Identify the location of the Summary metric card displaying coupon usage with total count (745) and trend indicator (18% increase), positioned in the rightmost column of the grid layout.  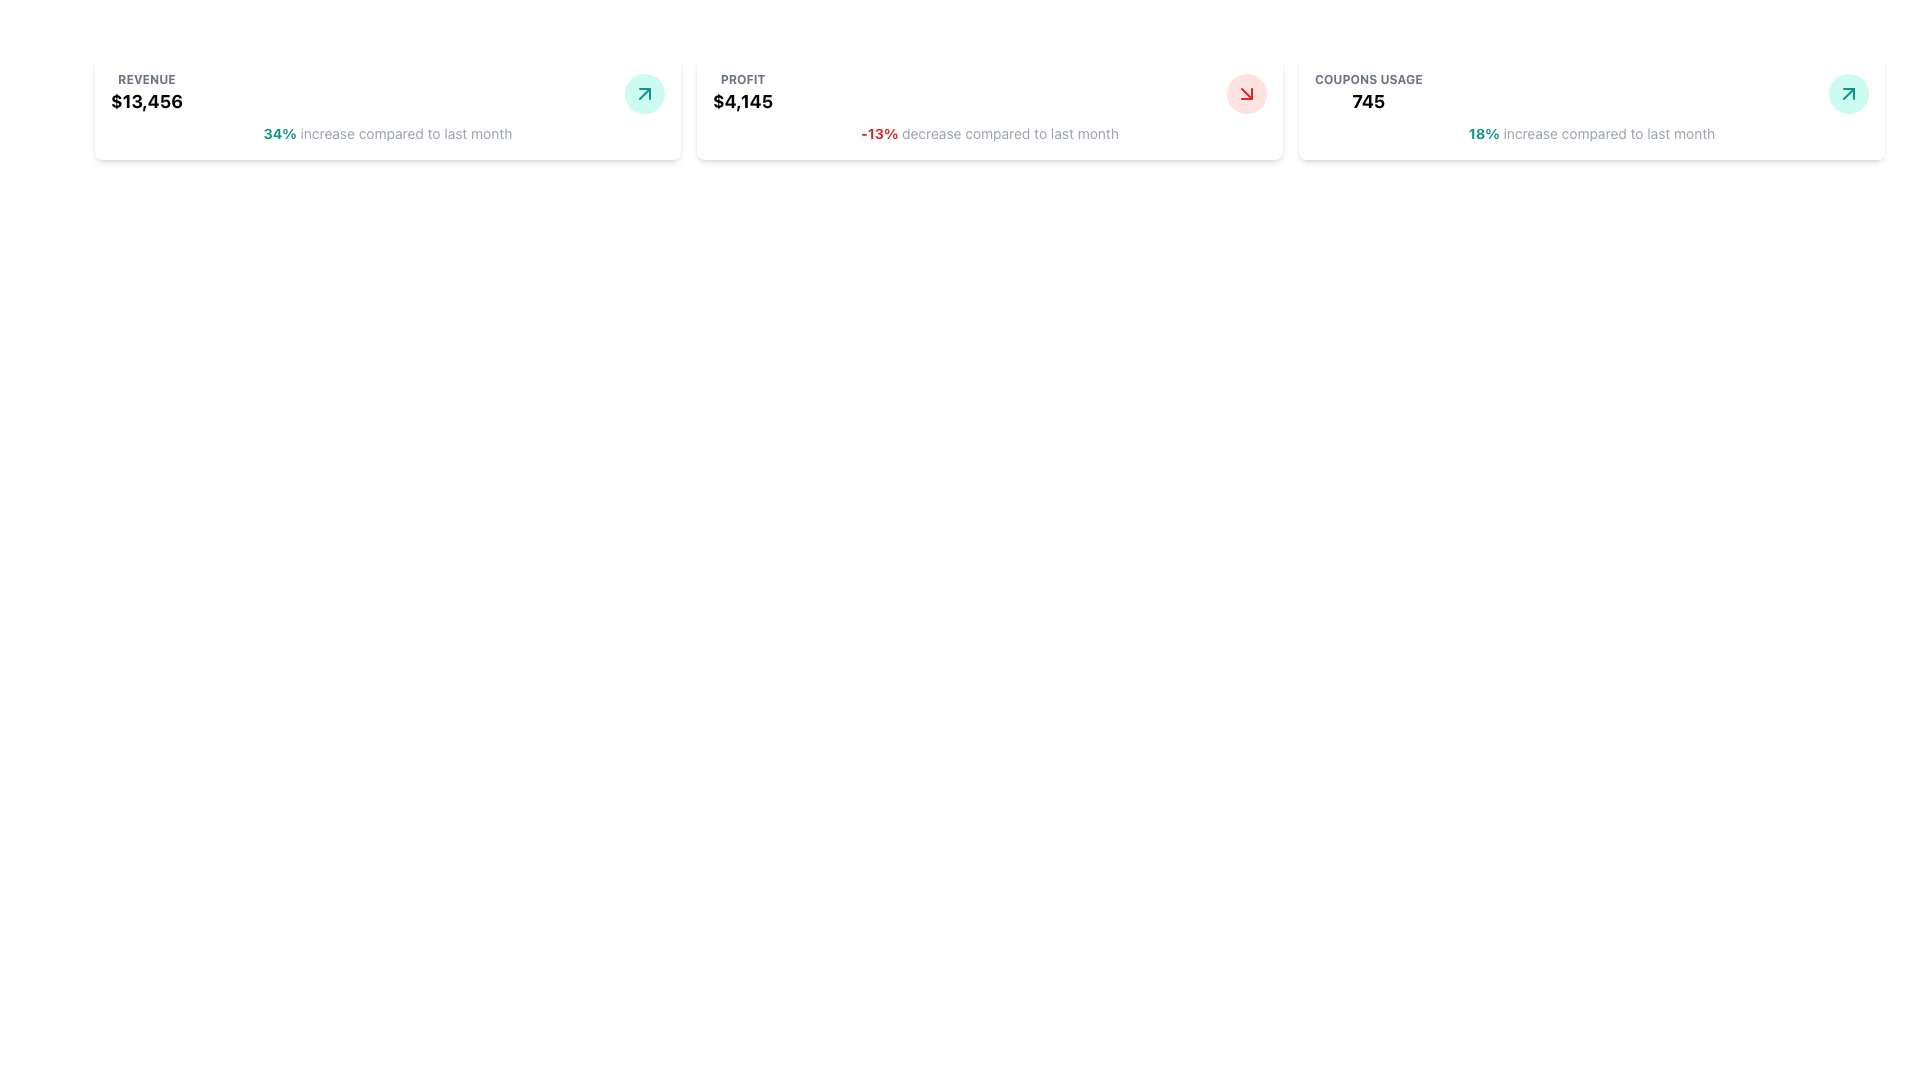
(1591, 108).